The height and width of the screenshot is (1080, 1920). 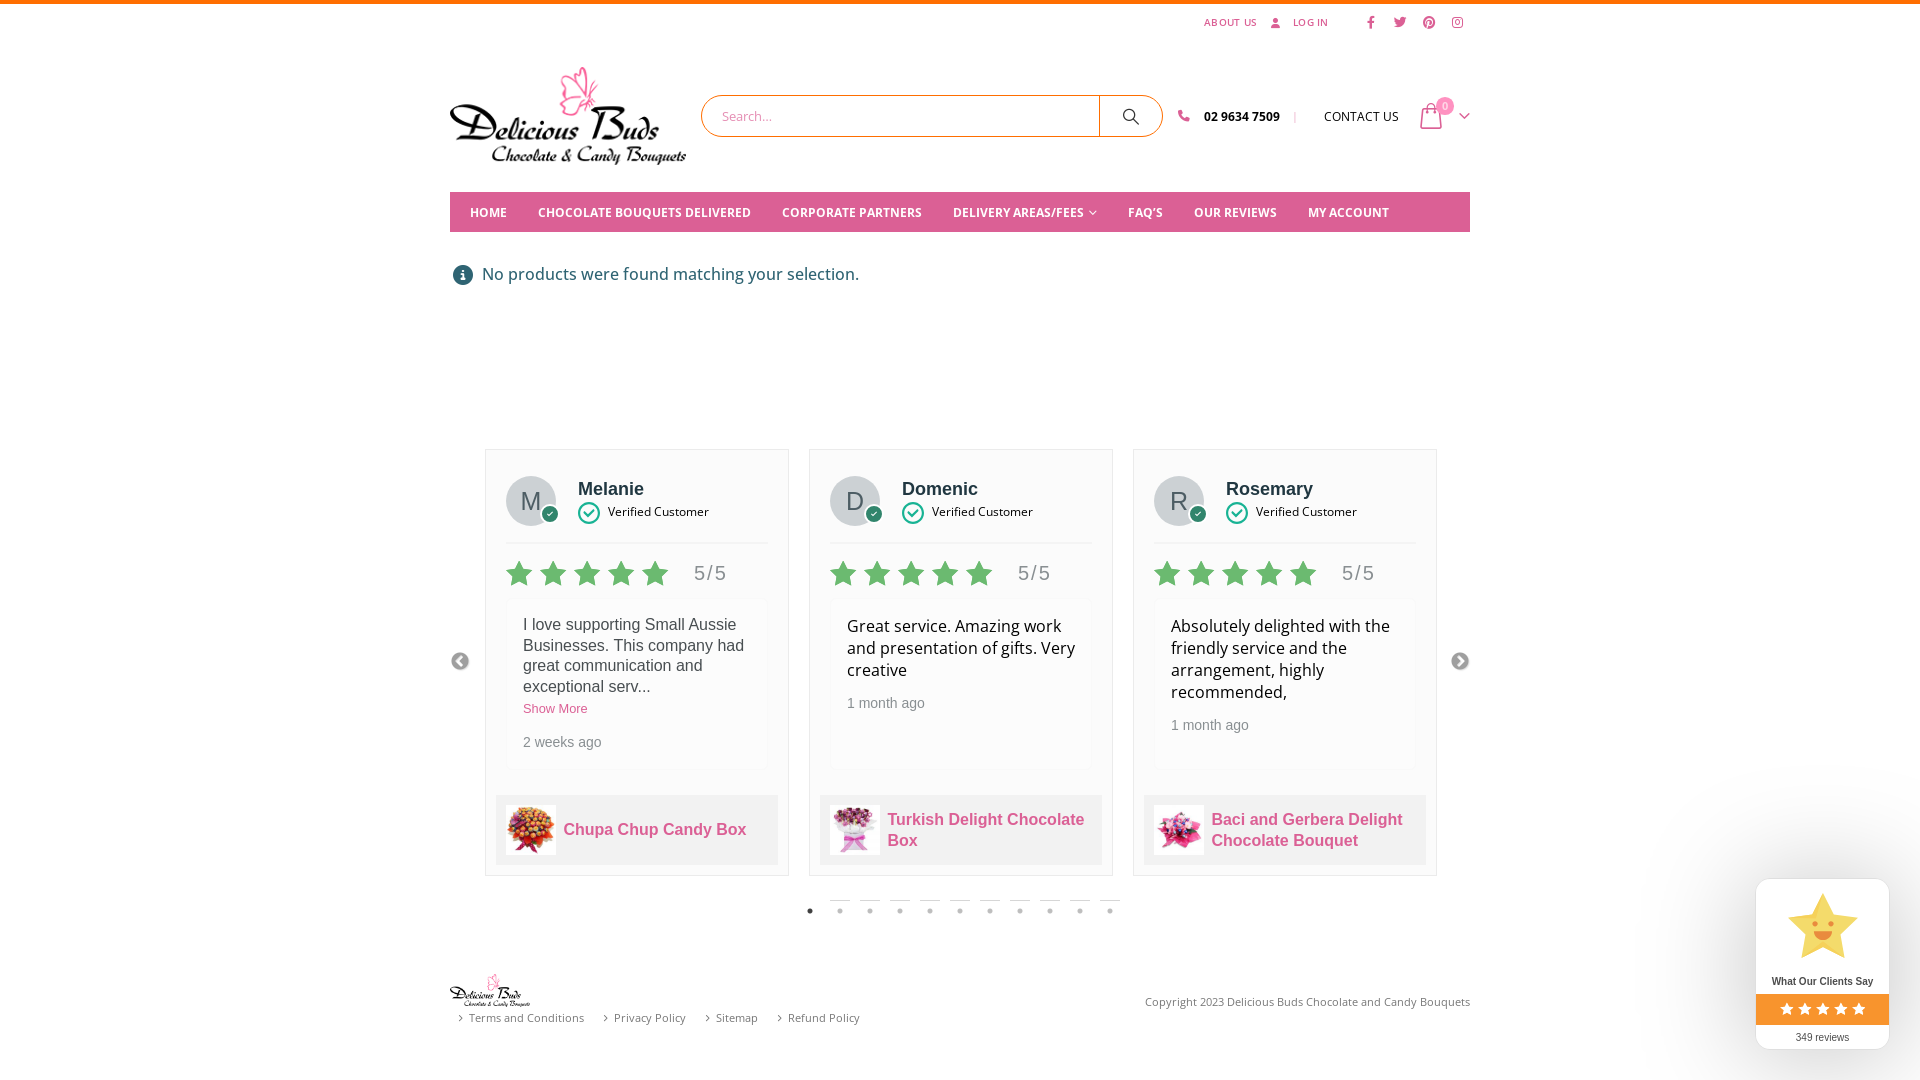 I want to click on 'OUR REVIEWS', so click(x=1229, y=212).